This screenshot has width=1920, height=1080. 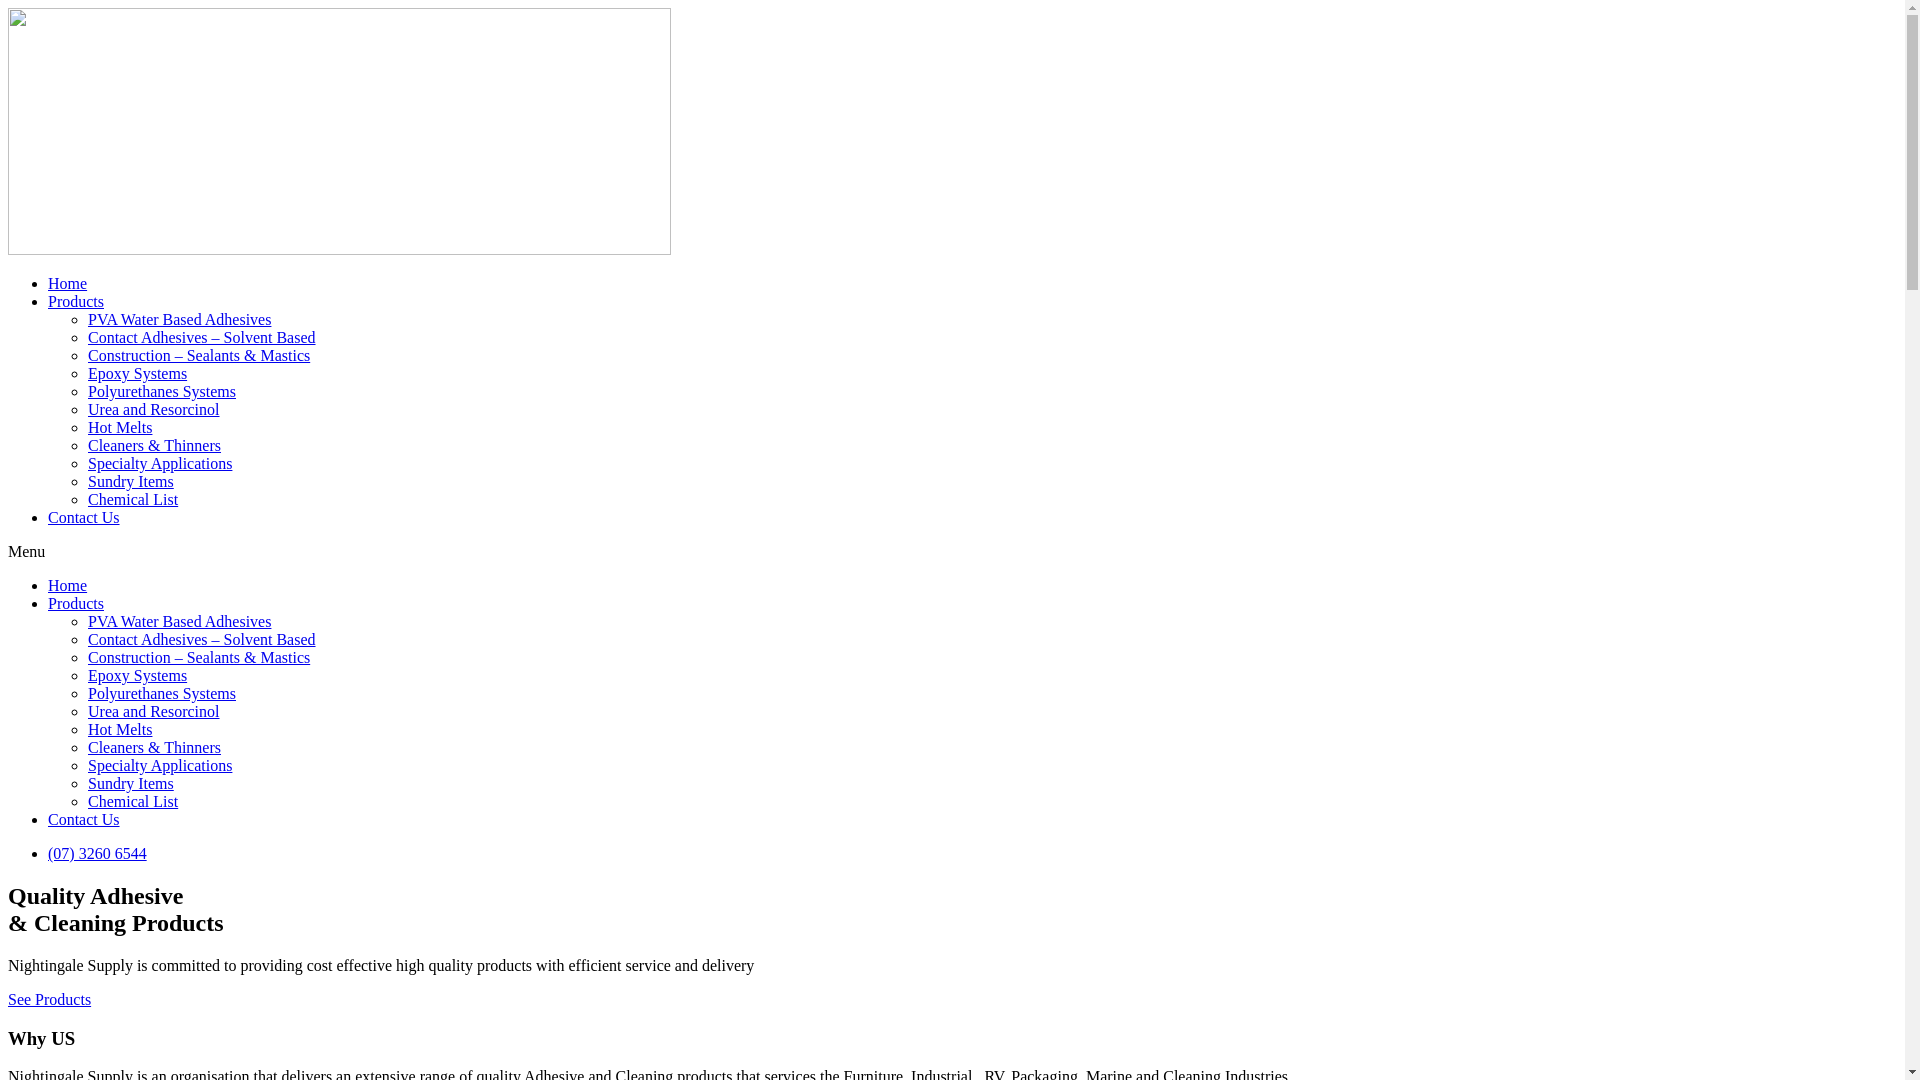 What do you see at coordinates (48, 602) in the screenshot?
I see `'Products'` at bounding box center [48, 602].